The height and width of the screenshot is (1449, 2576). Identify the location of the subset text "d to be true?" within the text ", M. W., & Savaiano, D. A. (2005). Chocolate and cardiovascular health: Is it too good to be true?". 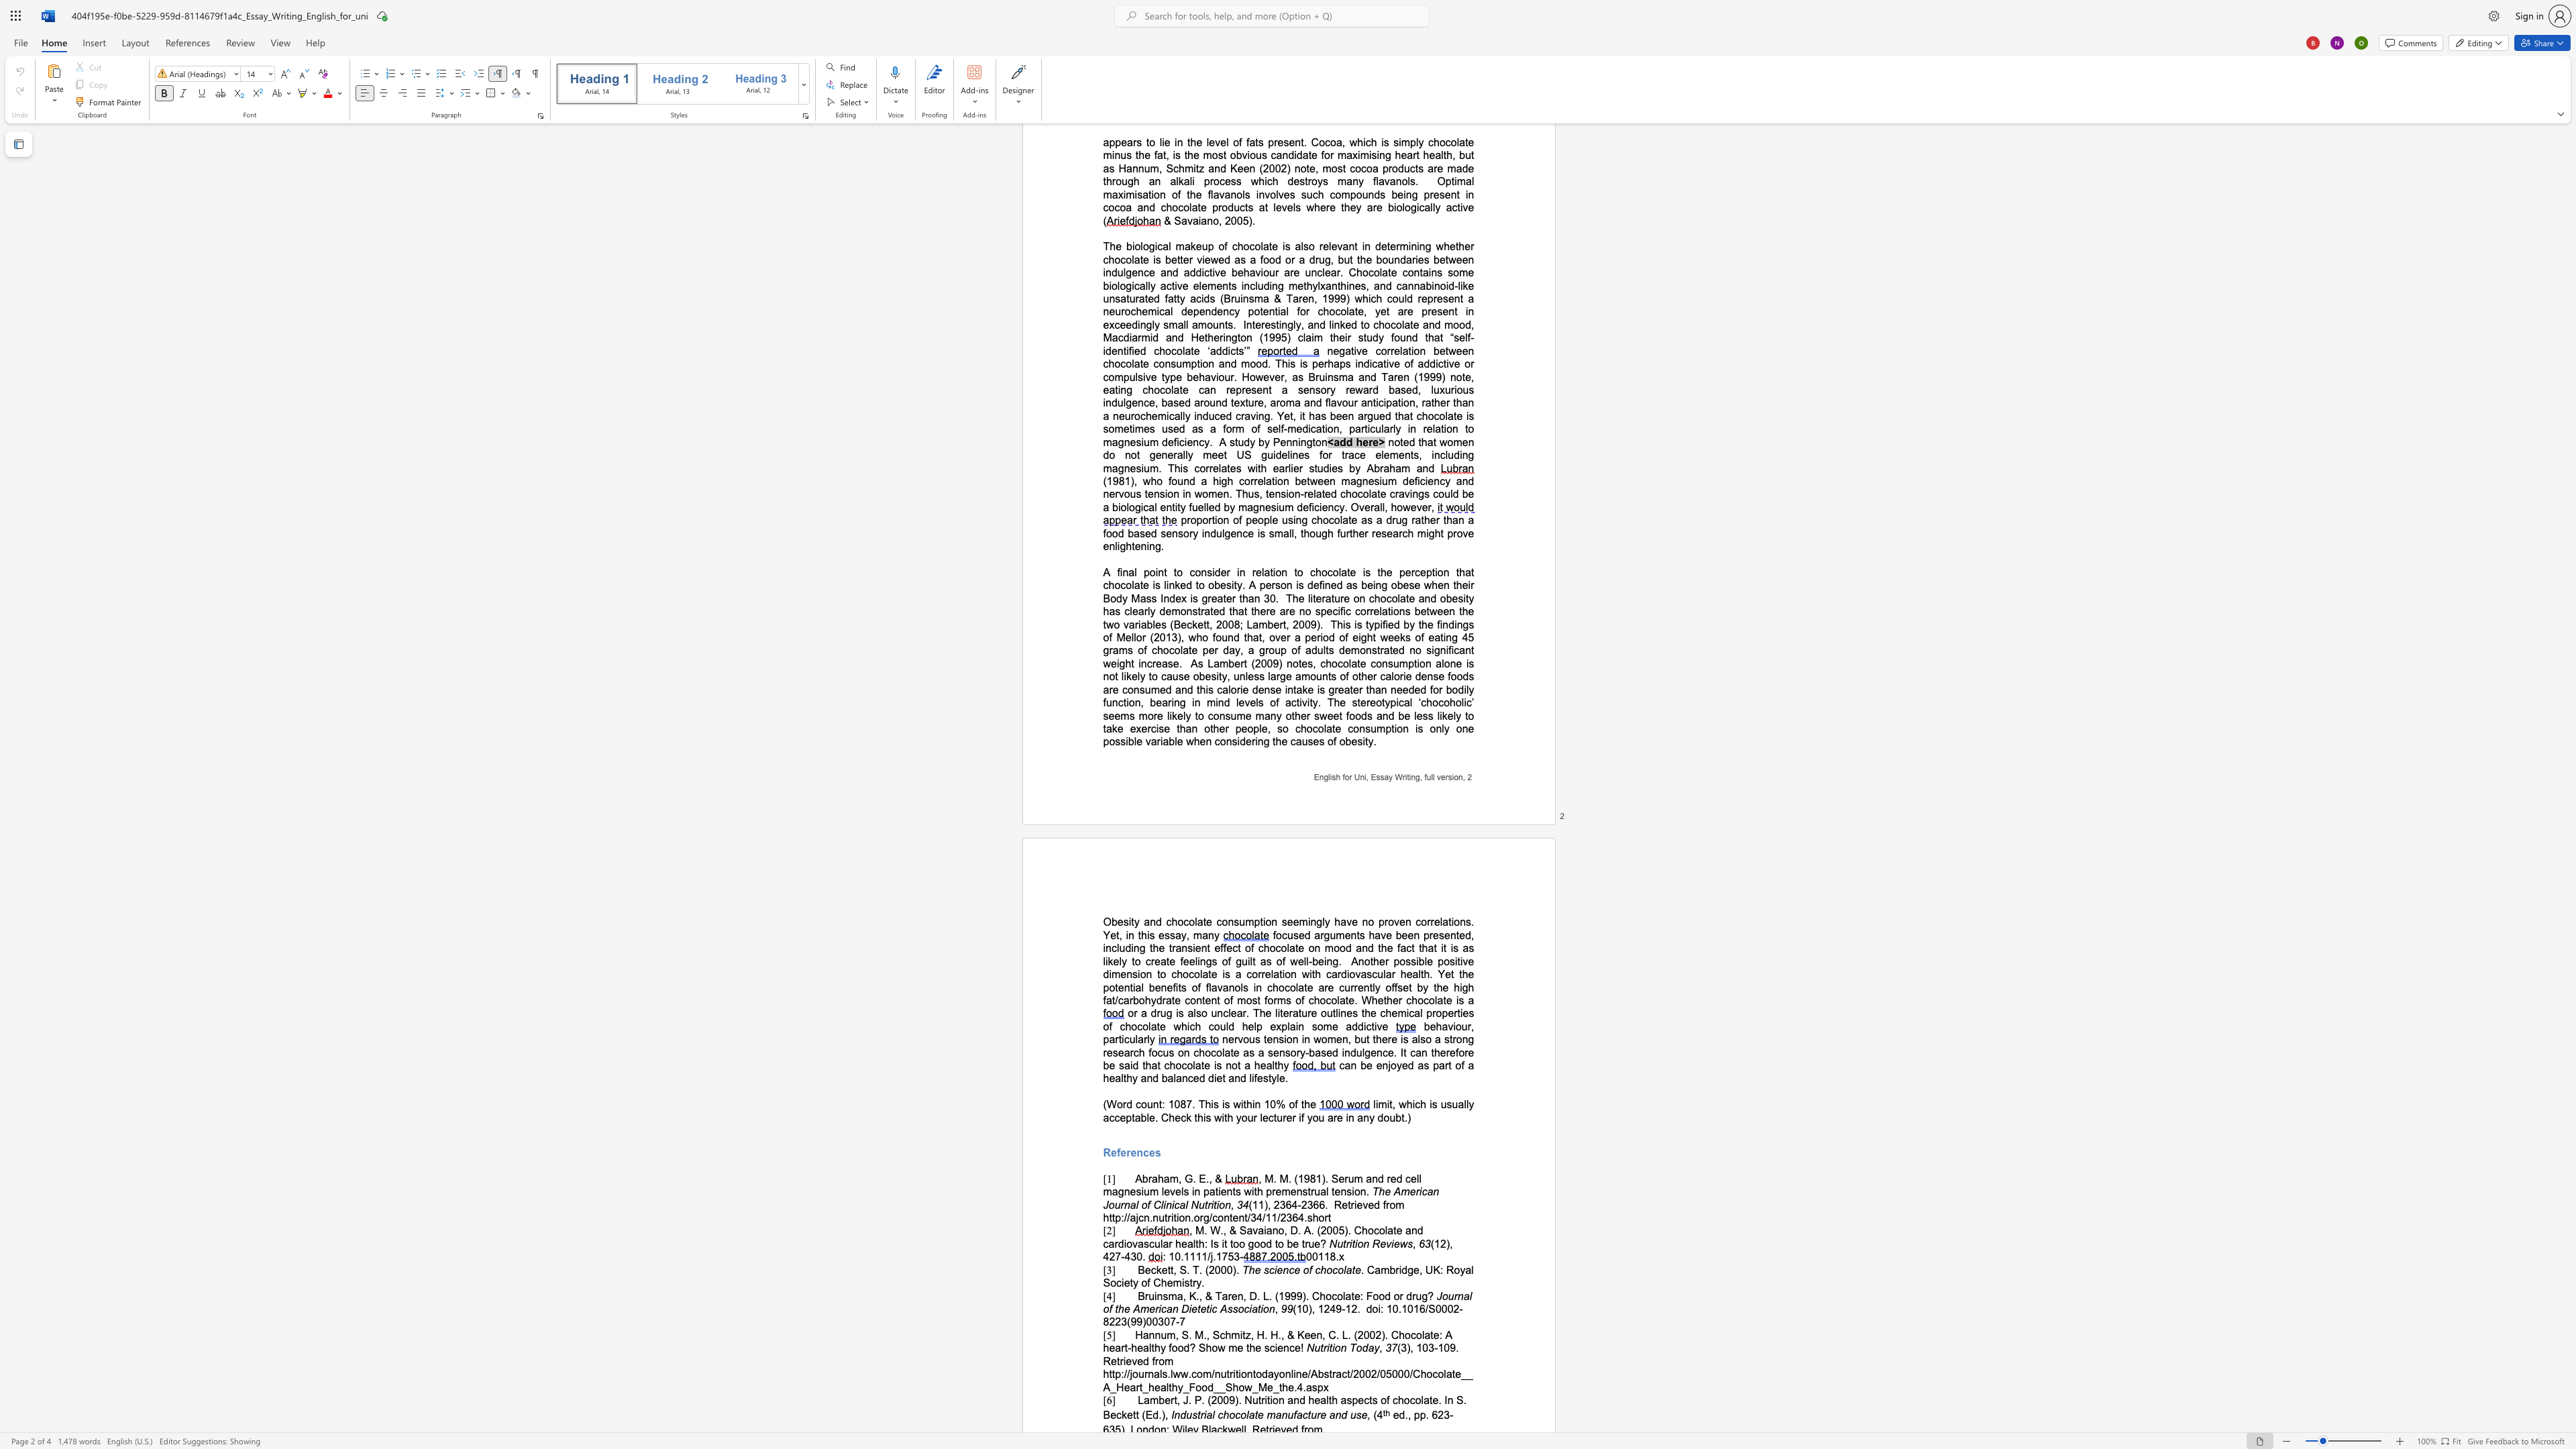
(1265, 1243).